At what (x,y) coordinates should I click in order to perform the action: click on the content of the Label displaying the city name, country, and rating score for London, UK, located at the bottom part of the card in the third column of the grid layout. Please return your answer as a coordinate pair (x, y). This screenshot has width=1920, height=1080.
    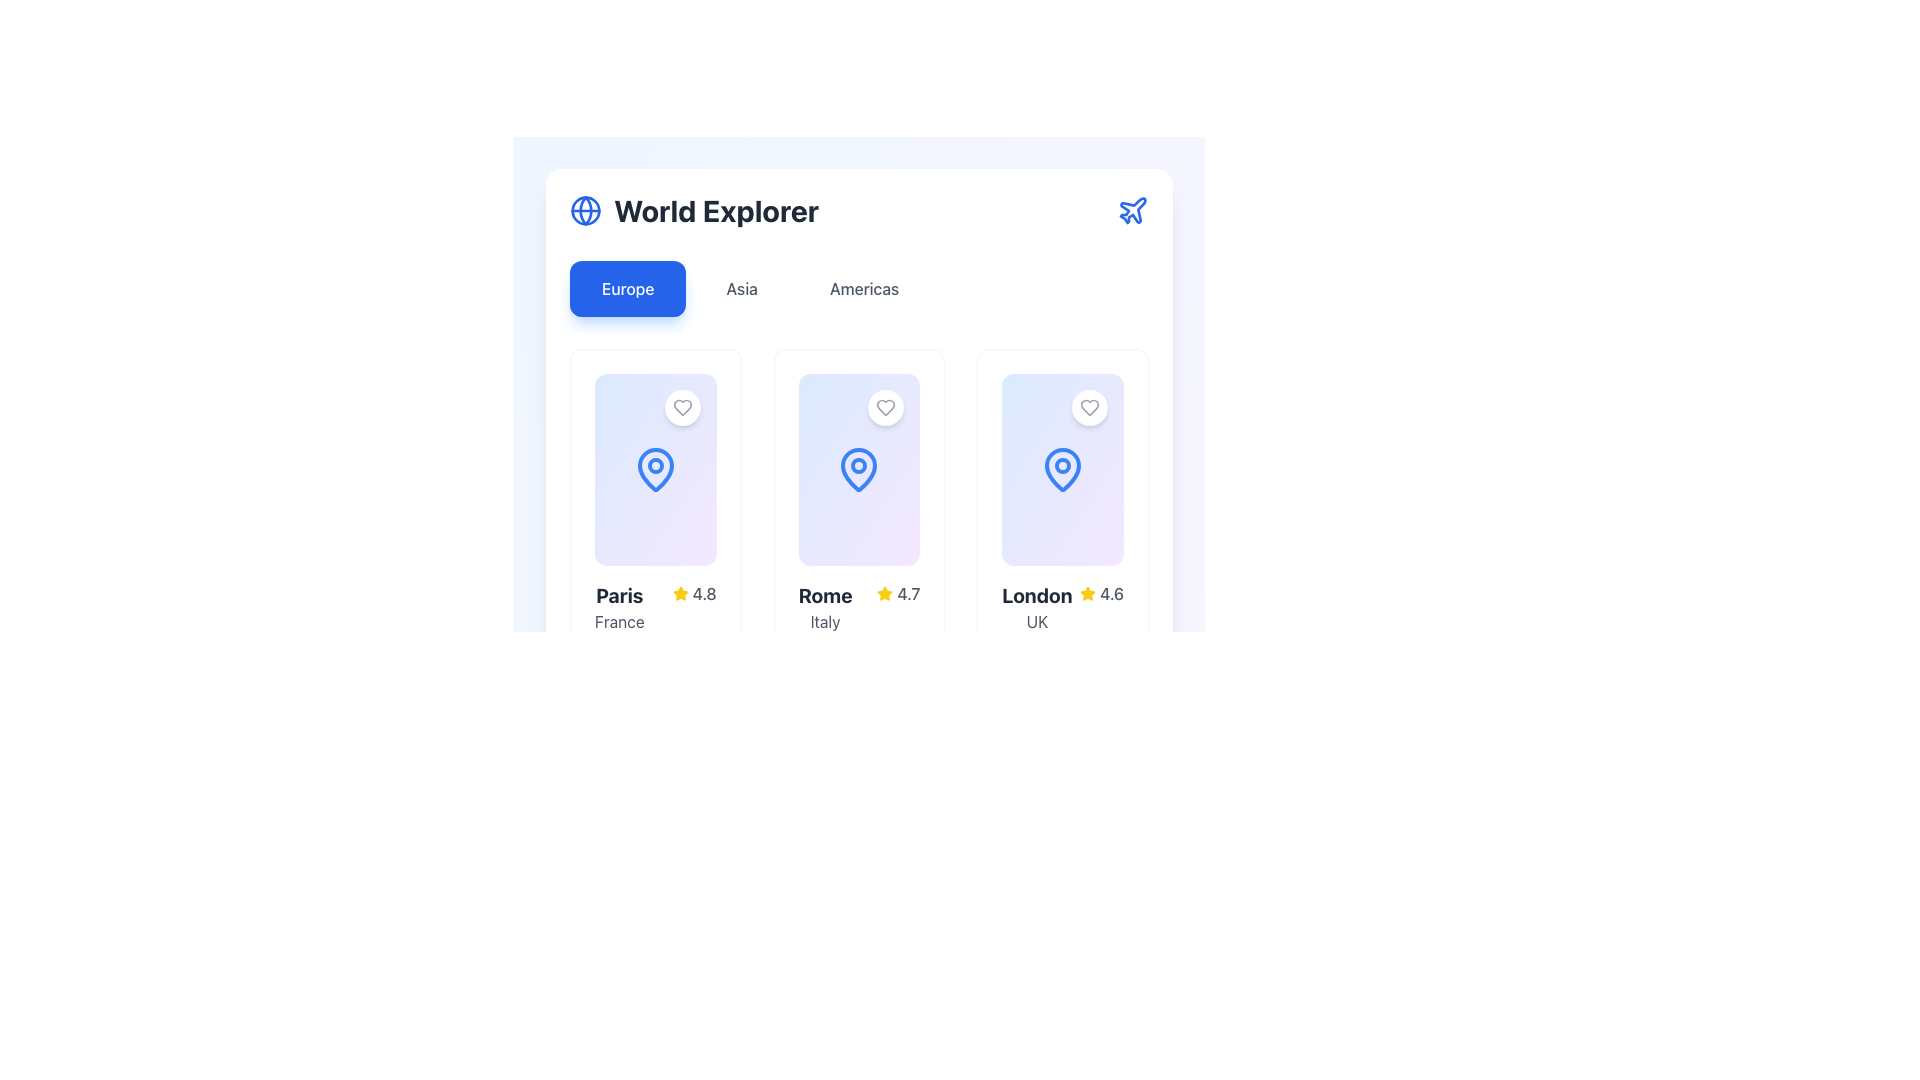
    Looking at the image, I should click on (1062, 607).